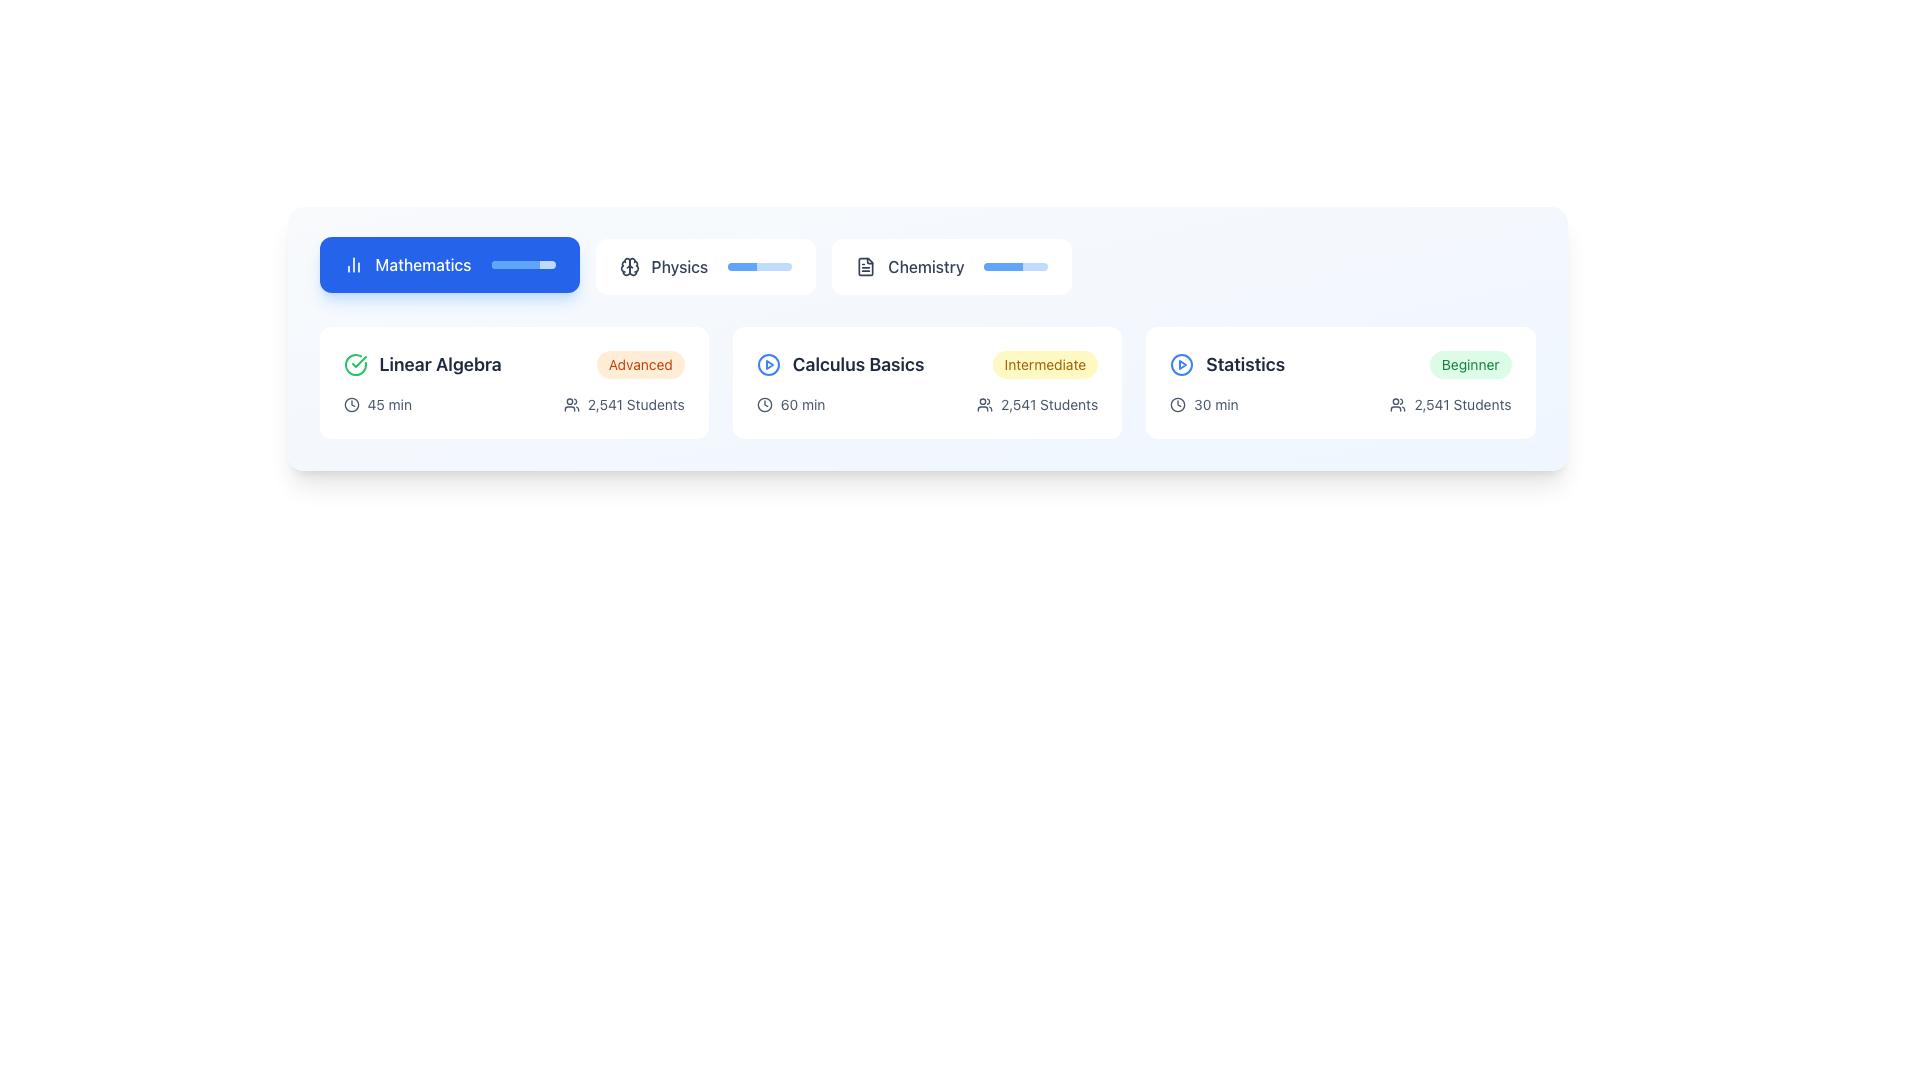 The height and width of the screenshot is (1080, 1920). Describe the element at coordinates (1397, 405) in the screenshot. I see `the icon representing multiple users or a group, which visually indicates the number of students in a course, located to the left of the text '2,541 Students'` at that location.